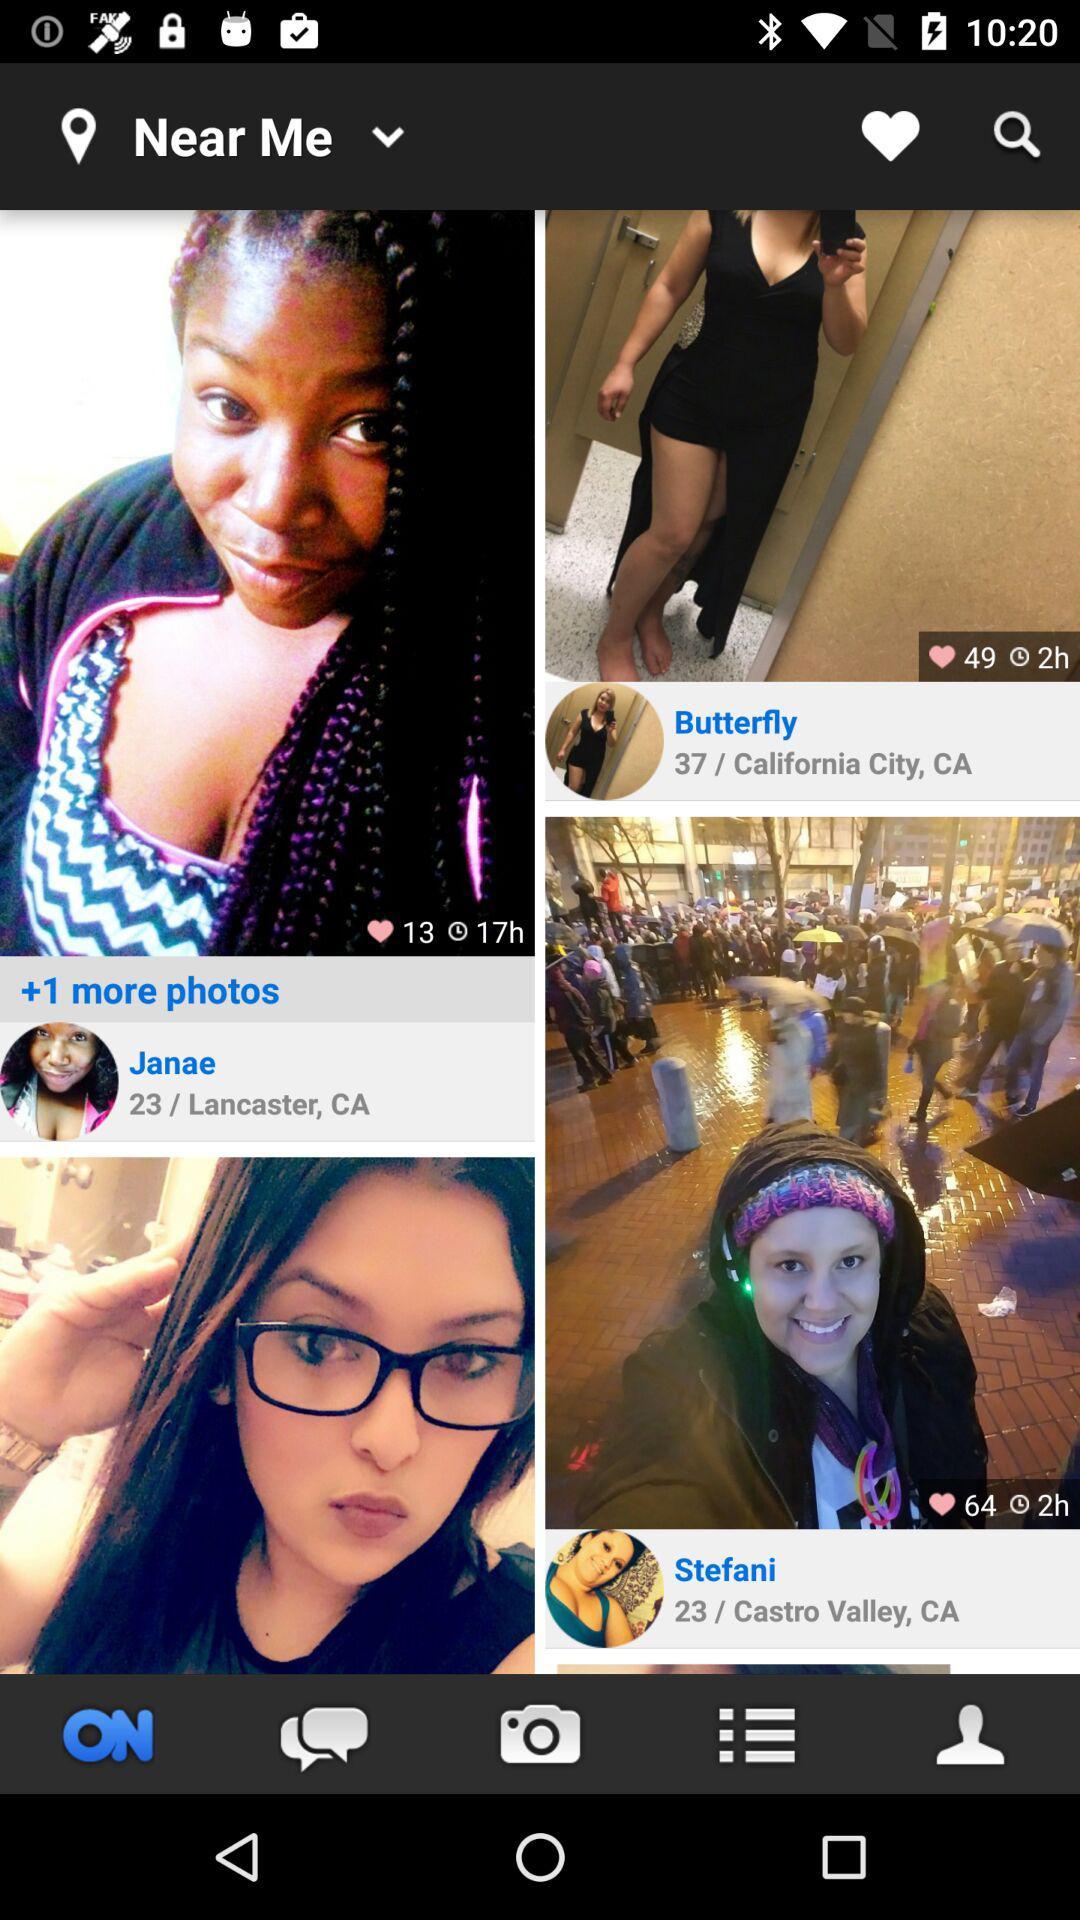  Describe the element at coordinates (323, 1733) in the screenshot. I see `leave a comment` at that location.